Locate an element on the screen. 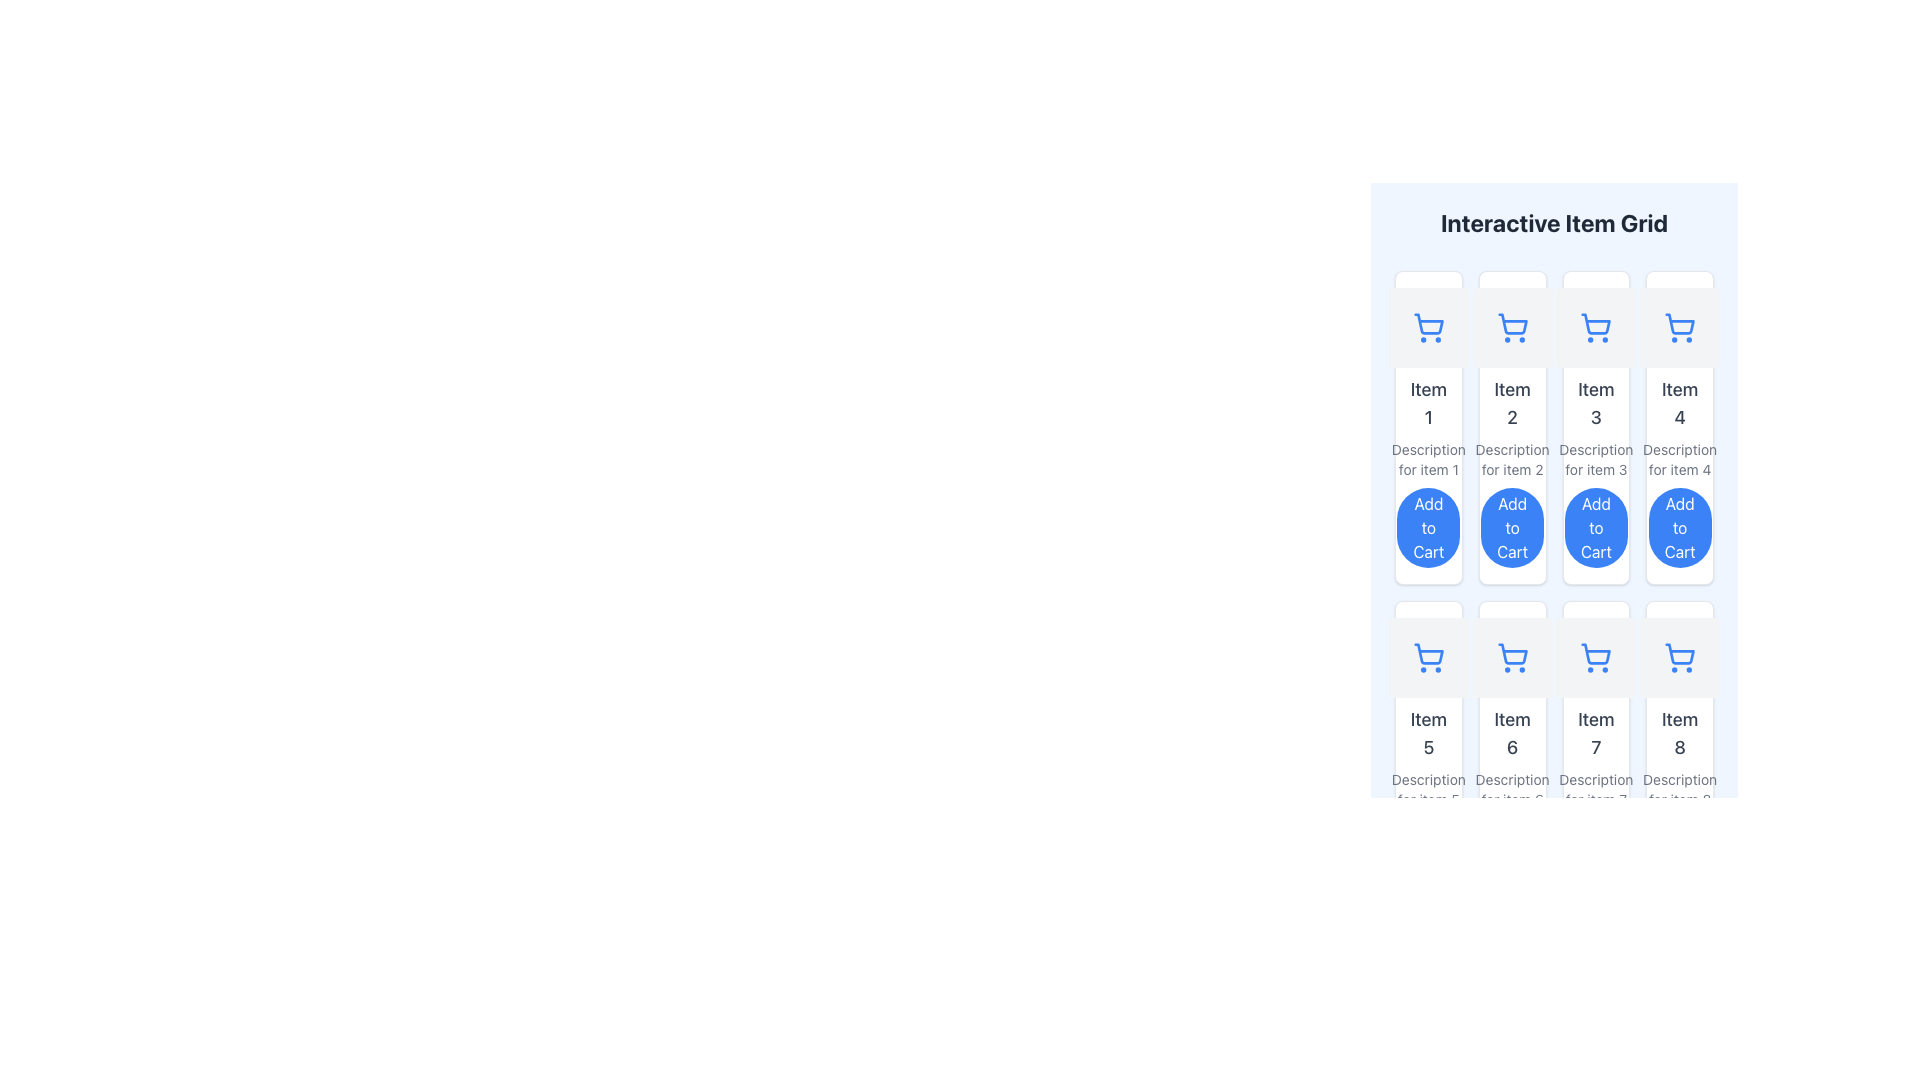 This screenshot has height=1080, width=1920. the title text of the second item in the grid-based catalog, located in the top row of the layout is located at coordinates (1512, 404).